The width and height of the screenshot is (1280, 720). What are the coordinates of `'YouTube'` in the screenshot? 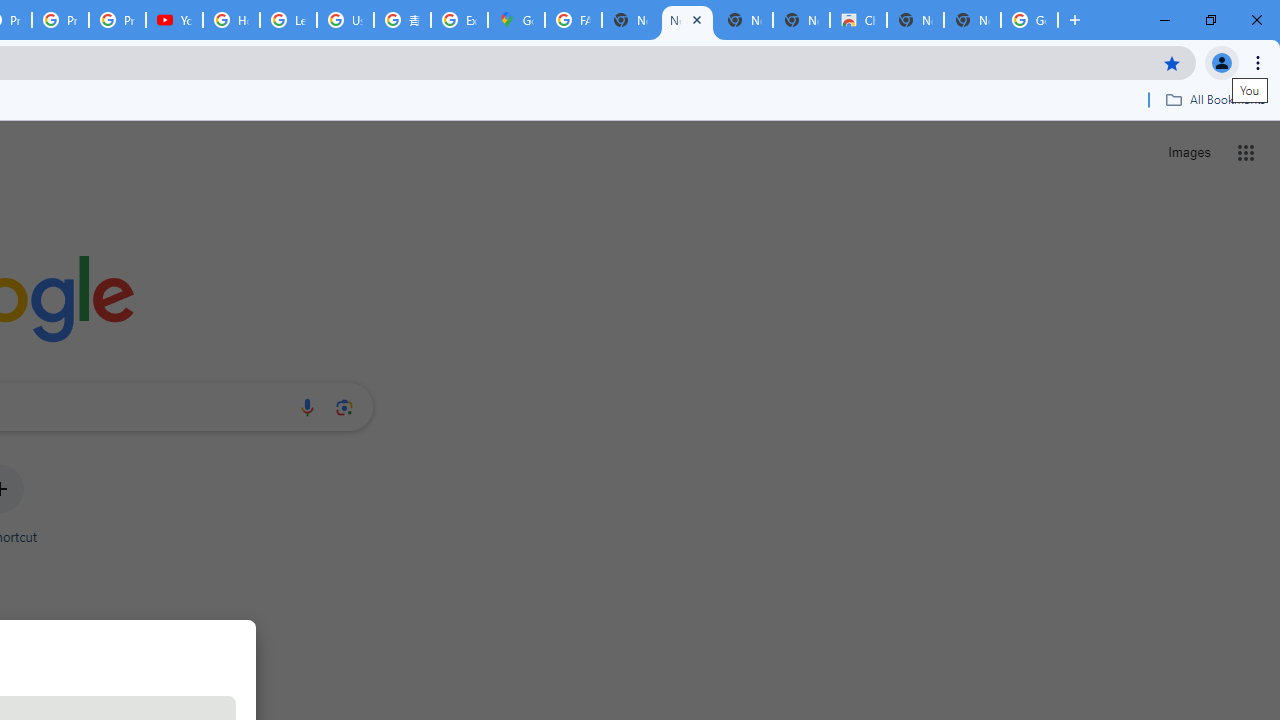 It's located at (174, 20).